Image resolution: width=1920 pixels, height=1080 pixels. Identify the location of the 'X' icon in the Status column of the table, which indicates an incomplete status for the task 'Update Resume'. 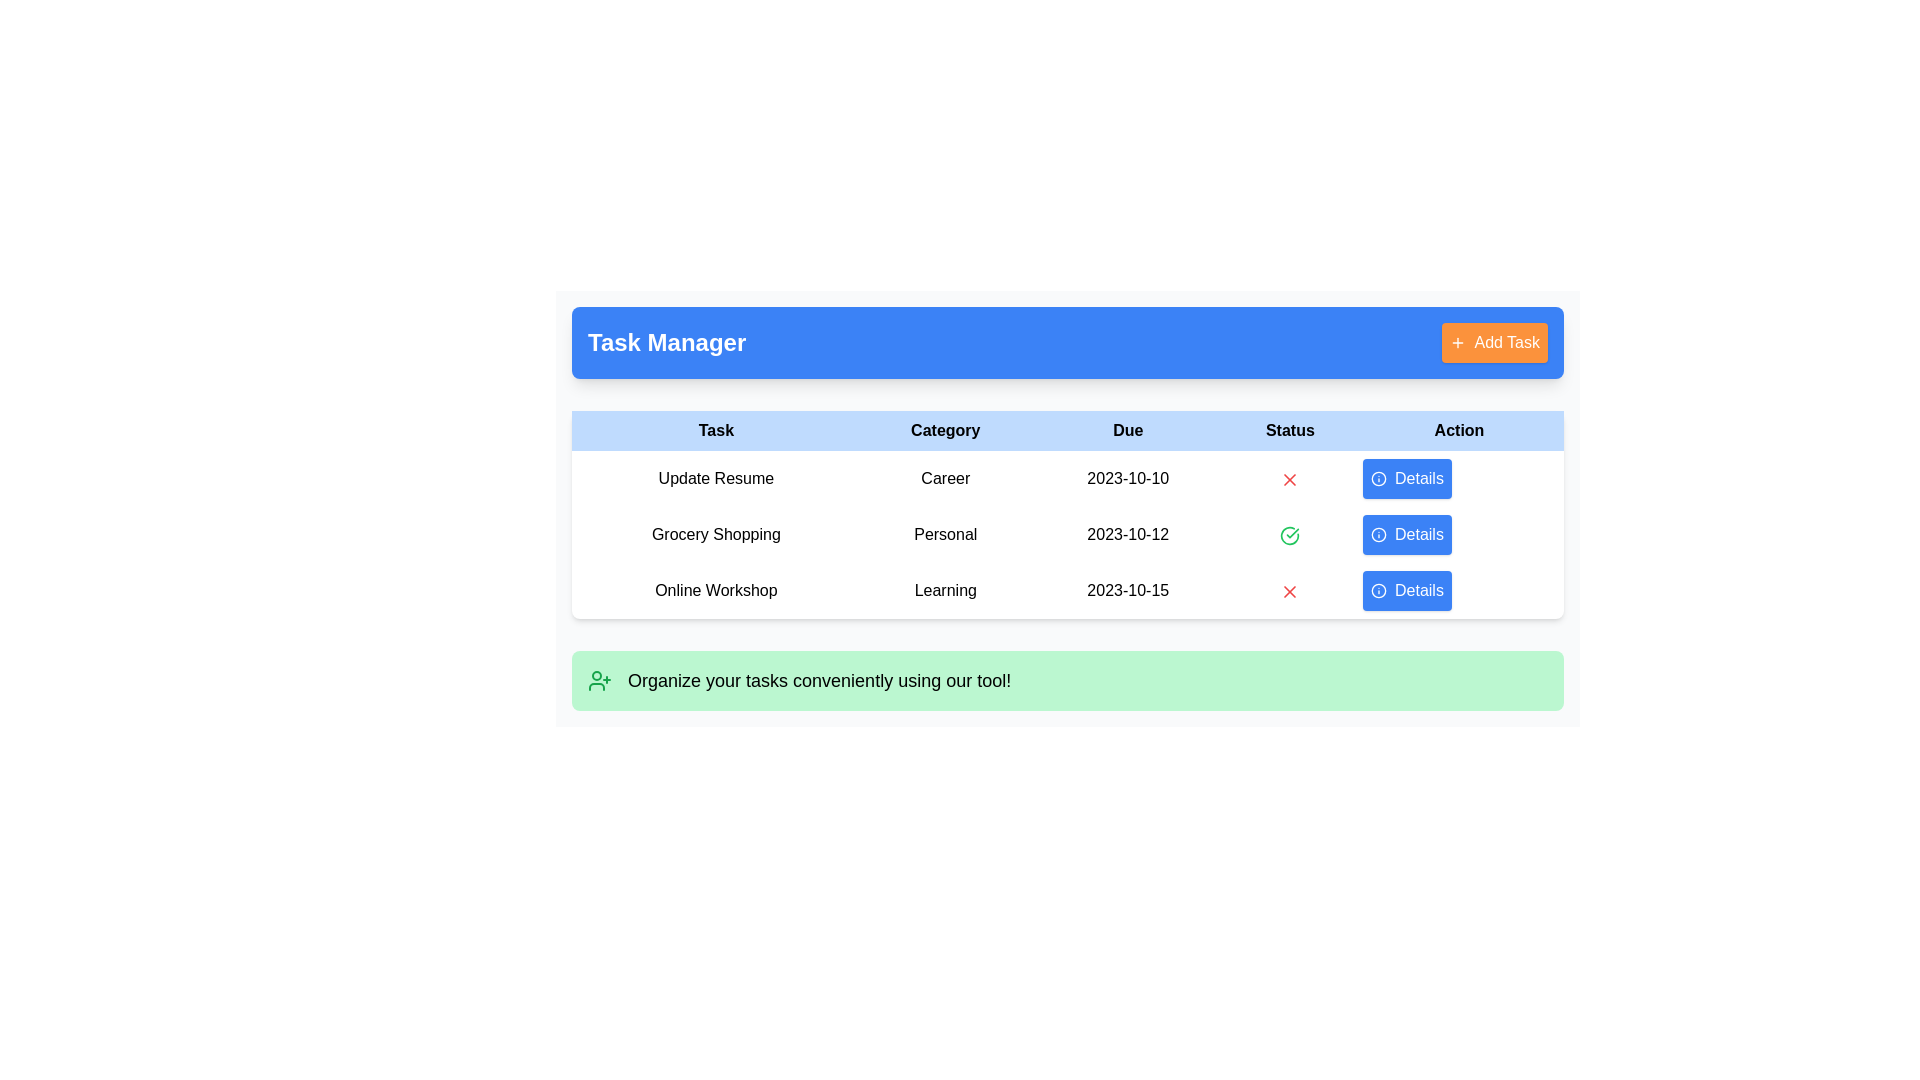
(1290, 479).